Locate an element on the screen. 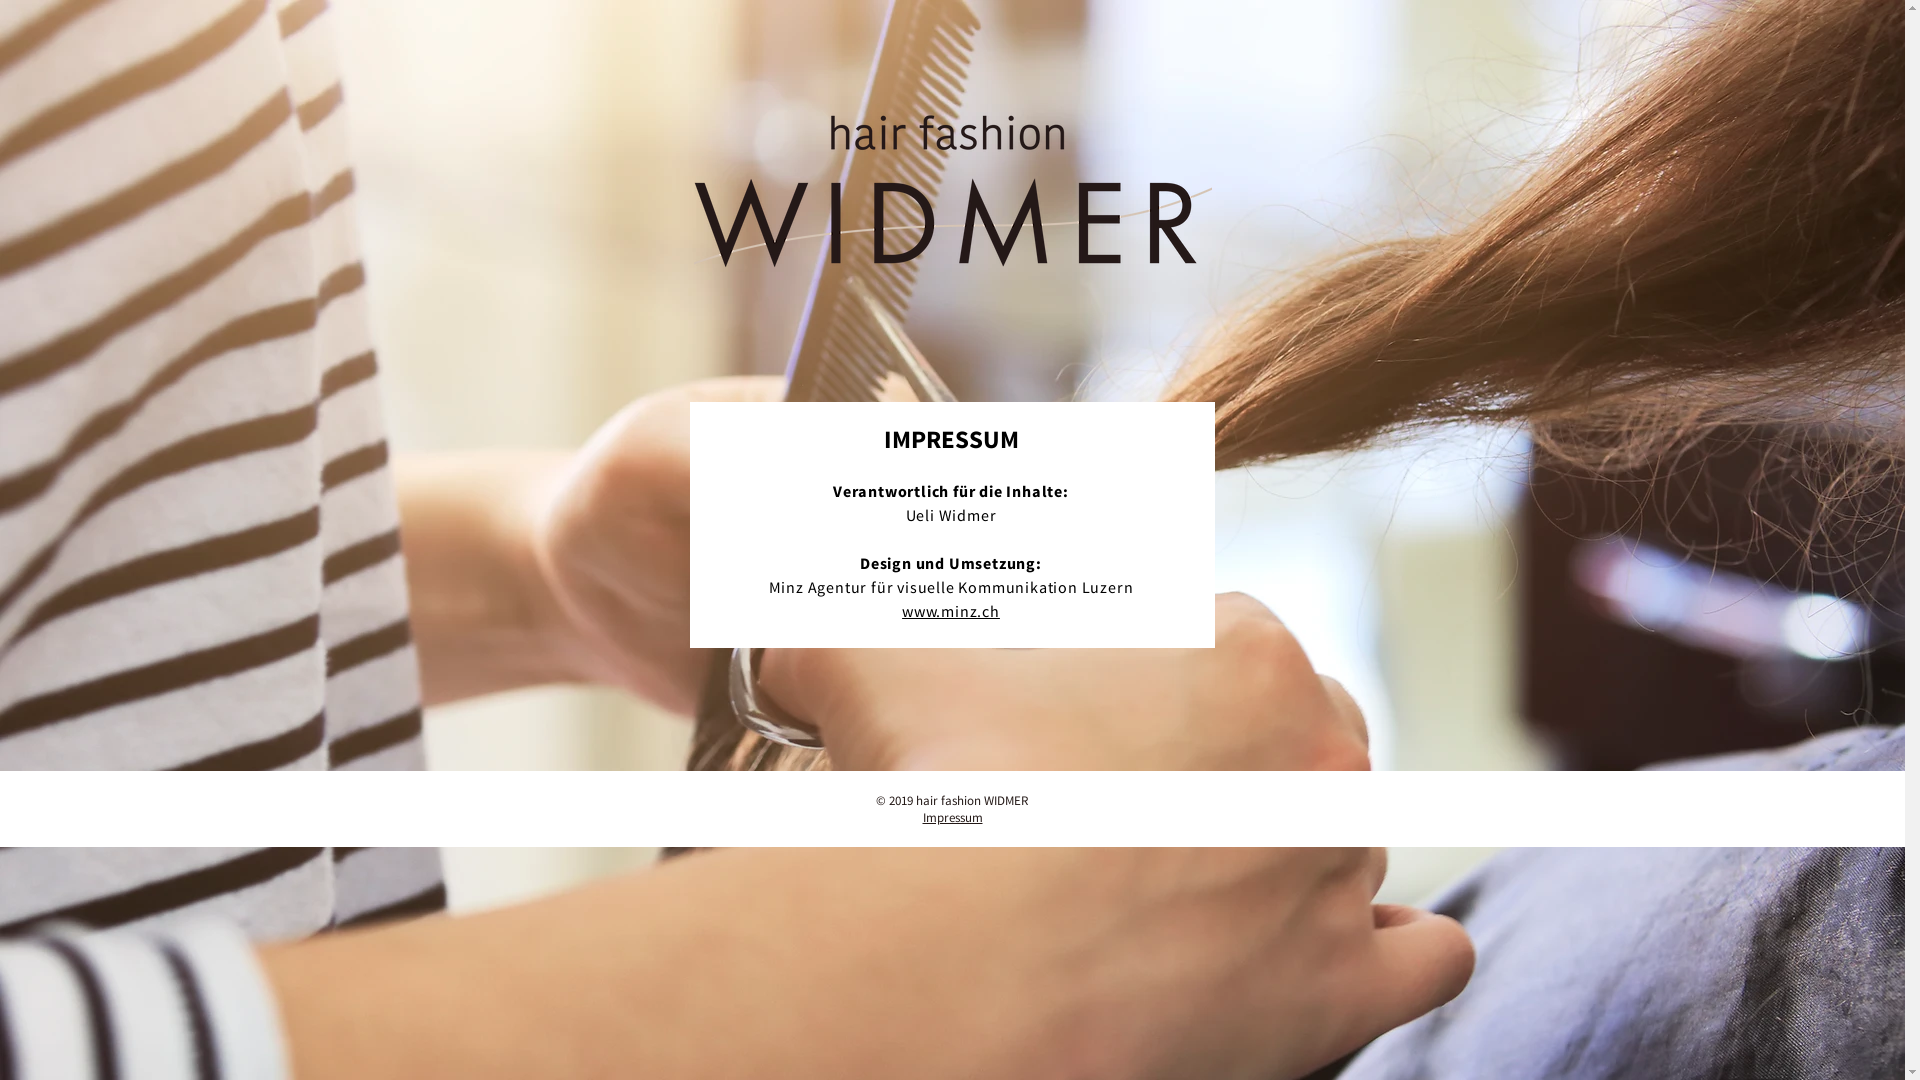 Image resolution: width=1920 pixels, height=1080 pixels. 'www.minz.ch' is located at coordinates (949, 609).